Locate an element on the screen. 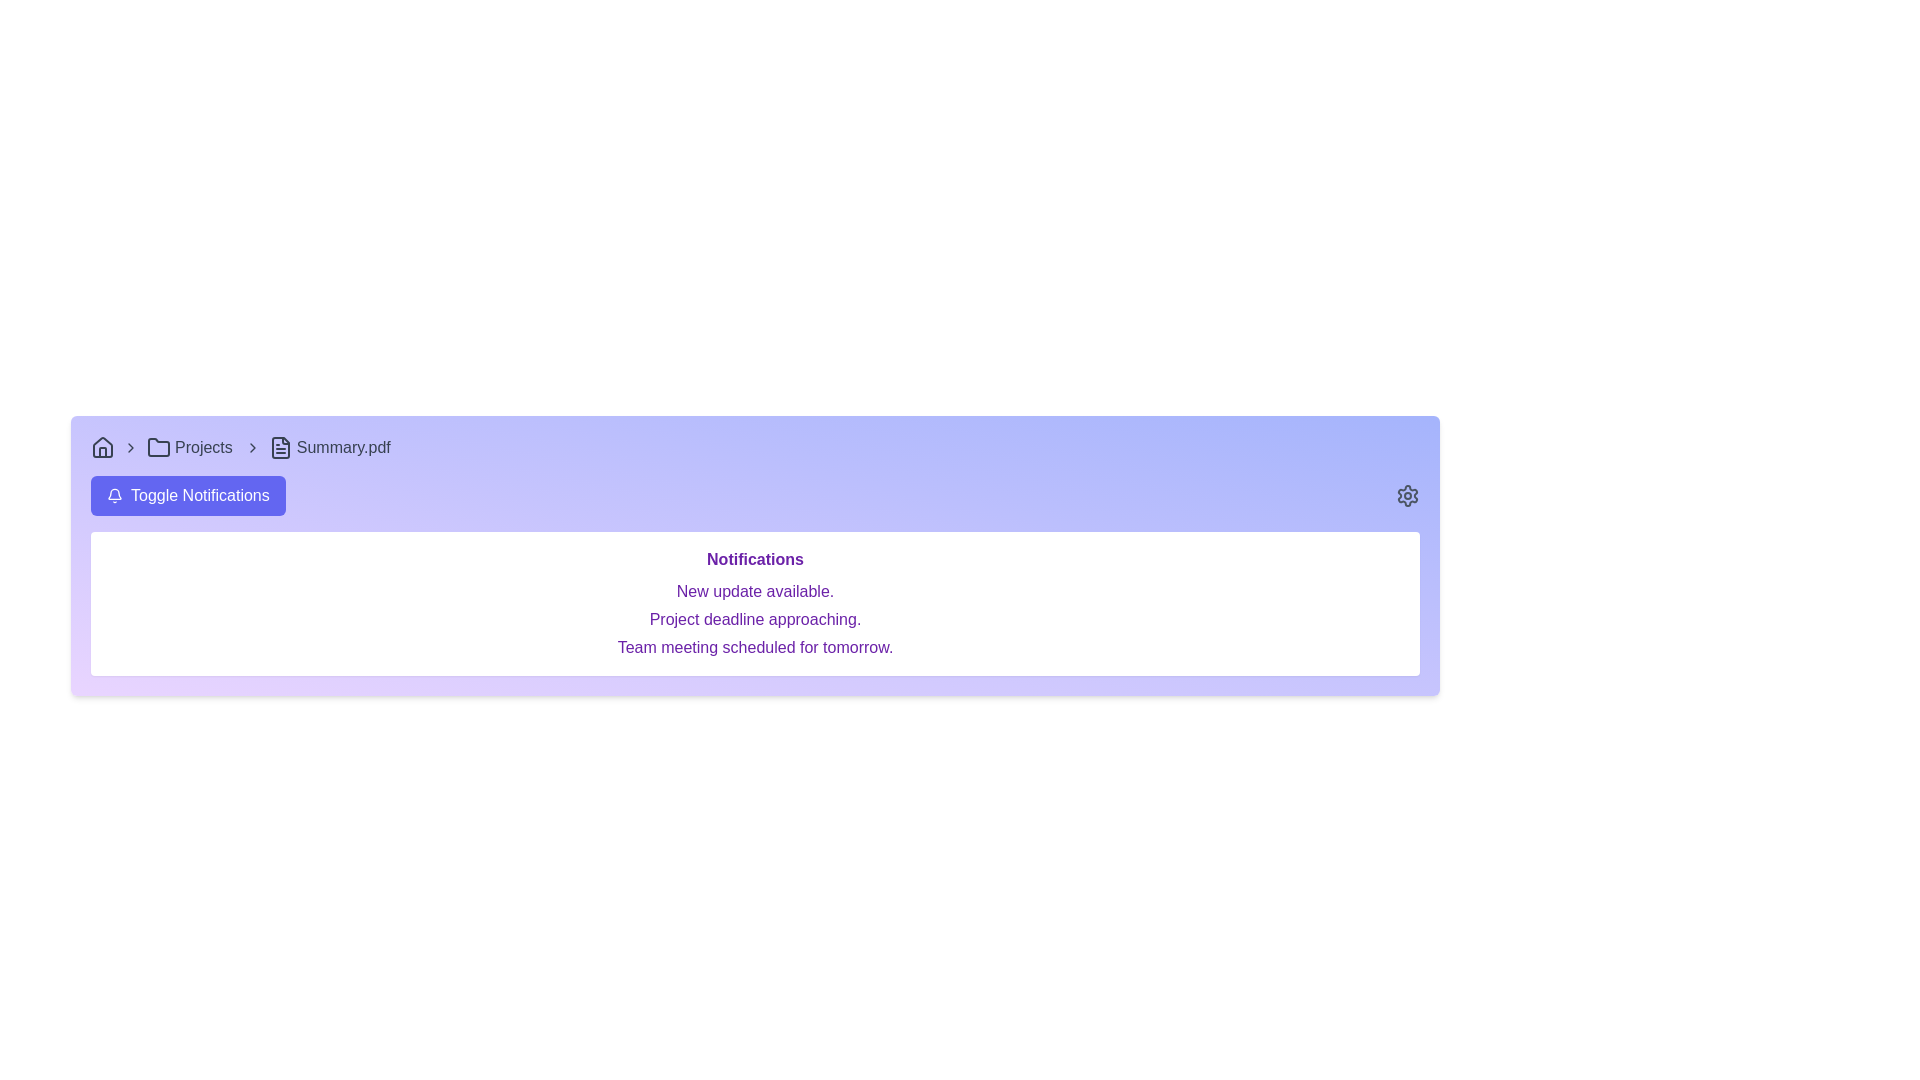  the 'Notifications' static text label, which is styled in bold purple font and positioned above the notification messages is located at coordinates (754, 559).